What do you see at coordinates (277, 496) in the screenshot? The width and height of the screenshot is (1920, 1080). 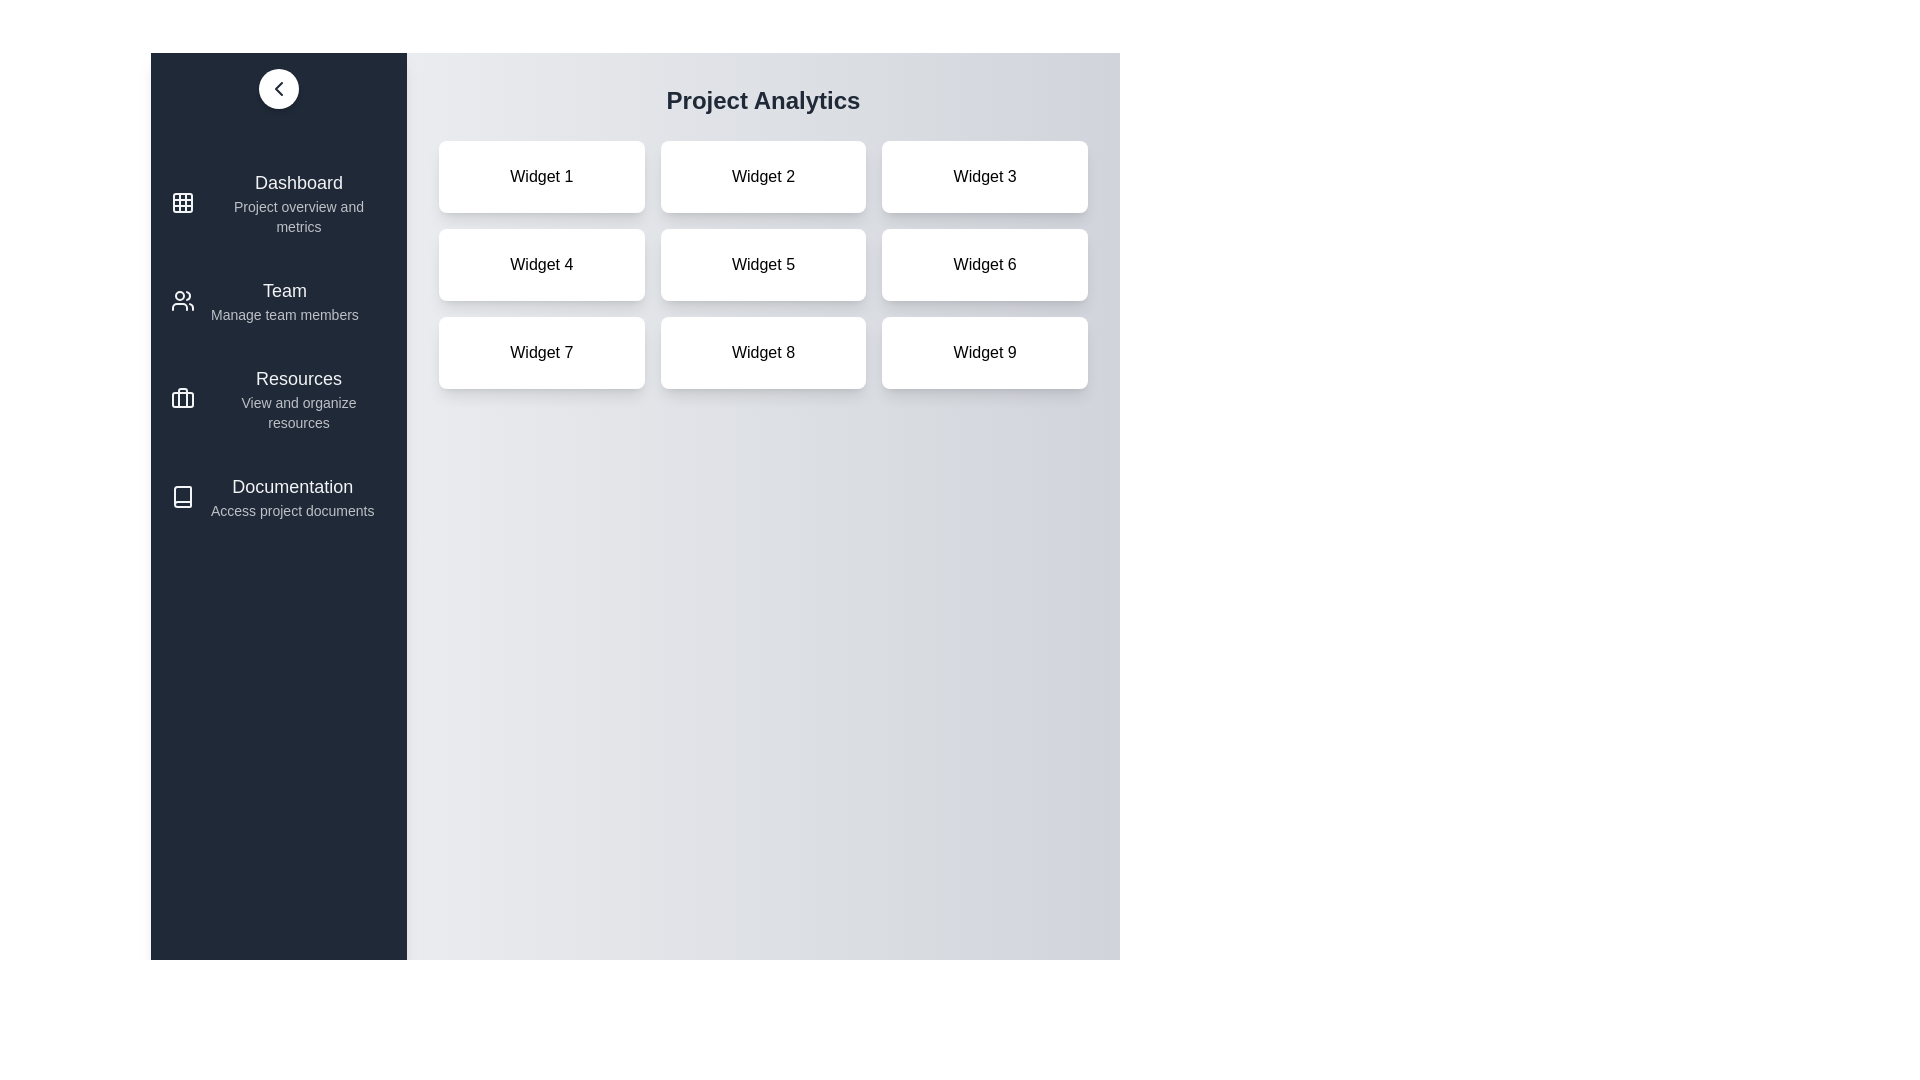 I see `the menu item Documentation from the sidebar` at bounding box center [277, 496].